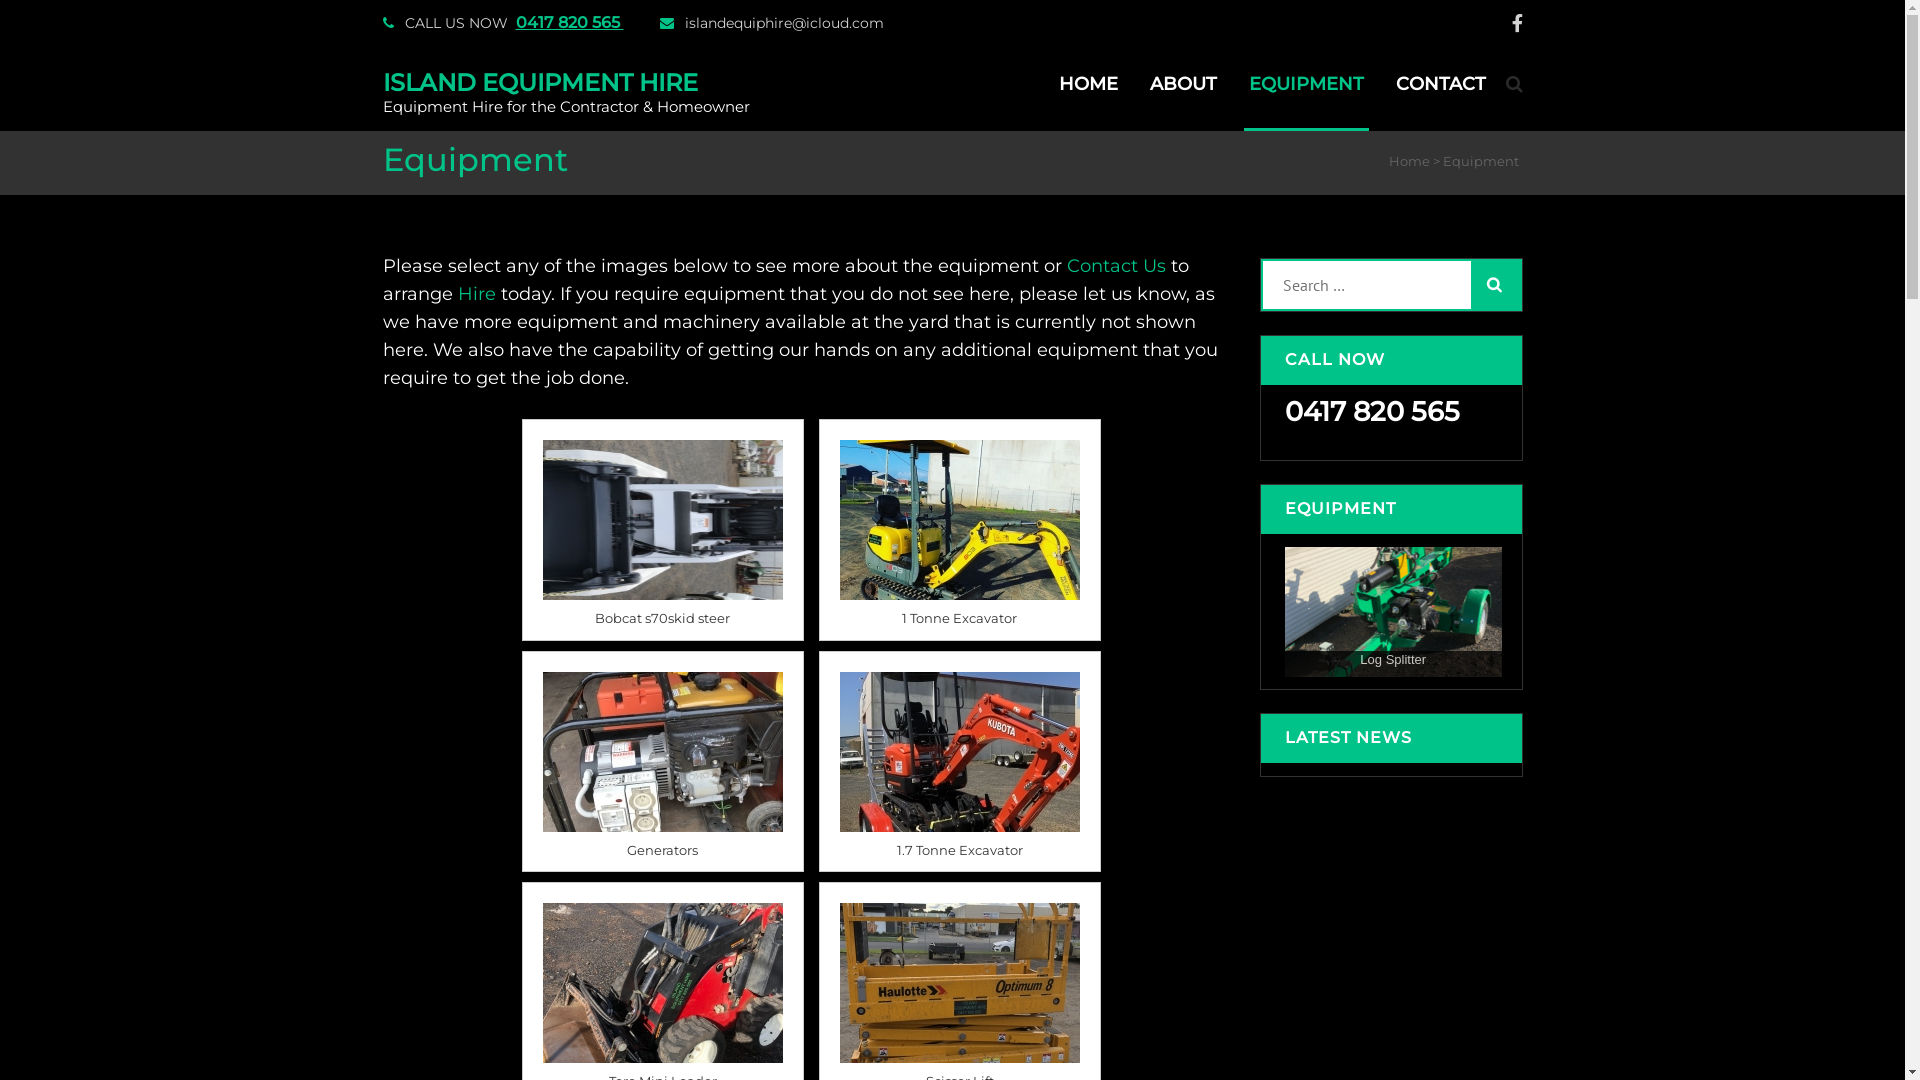 The image size is (1920, 1080). What do you see at coordinates (1114, 265) in the screenshot?
I see `'Contact Us'` at bounding box center [1114, 265].